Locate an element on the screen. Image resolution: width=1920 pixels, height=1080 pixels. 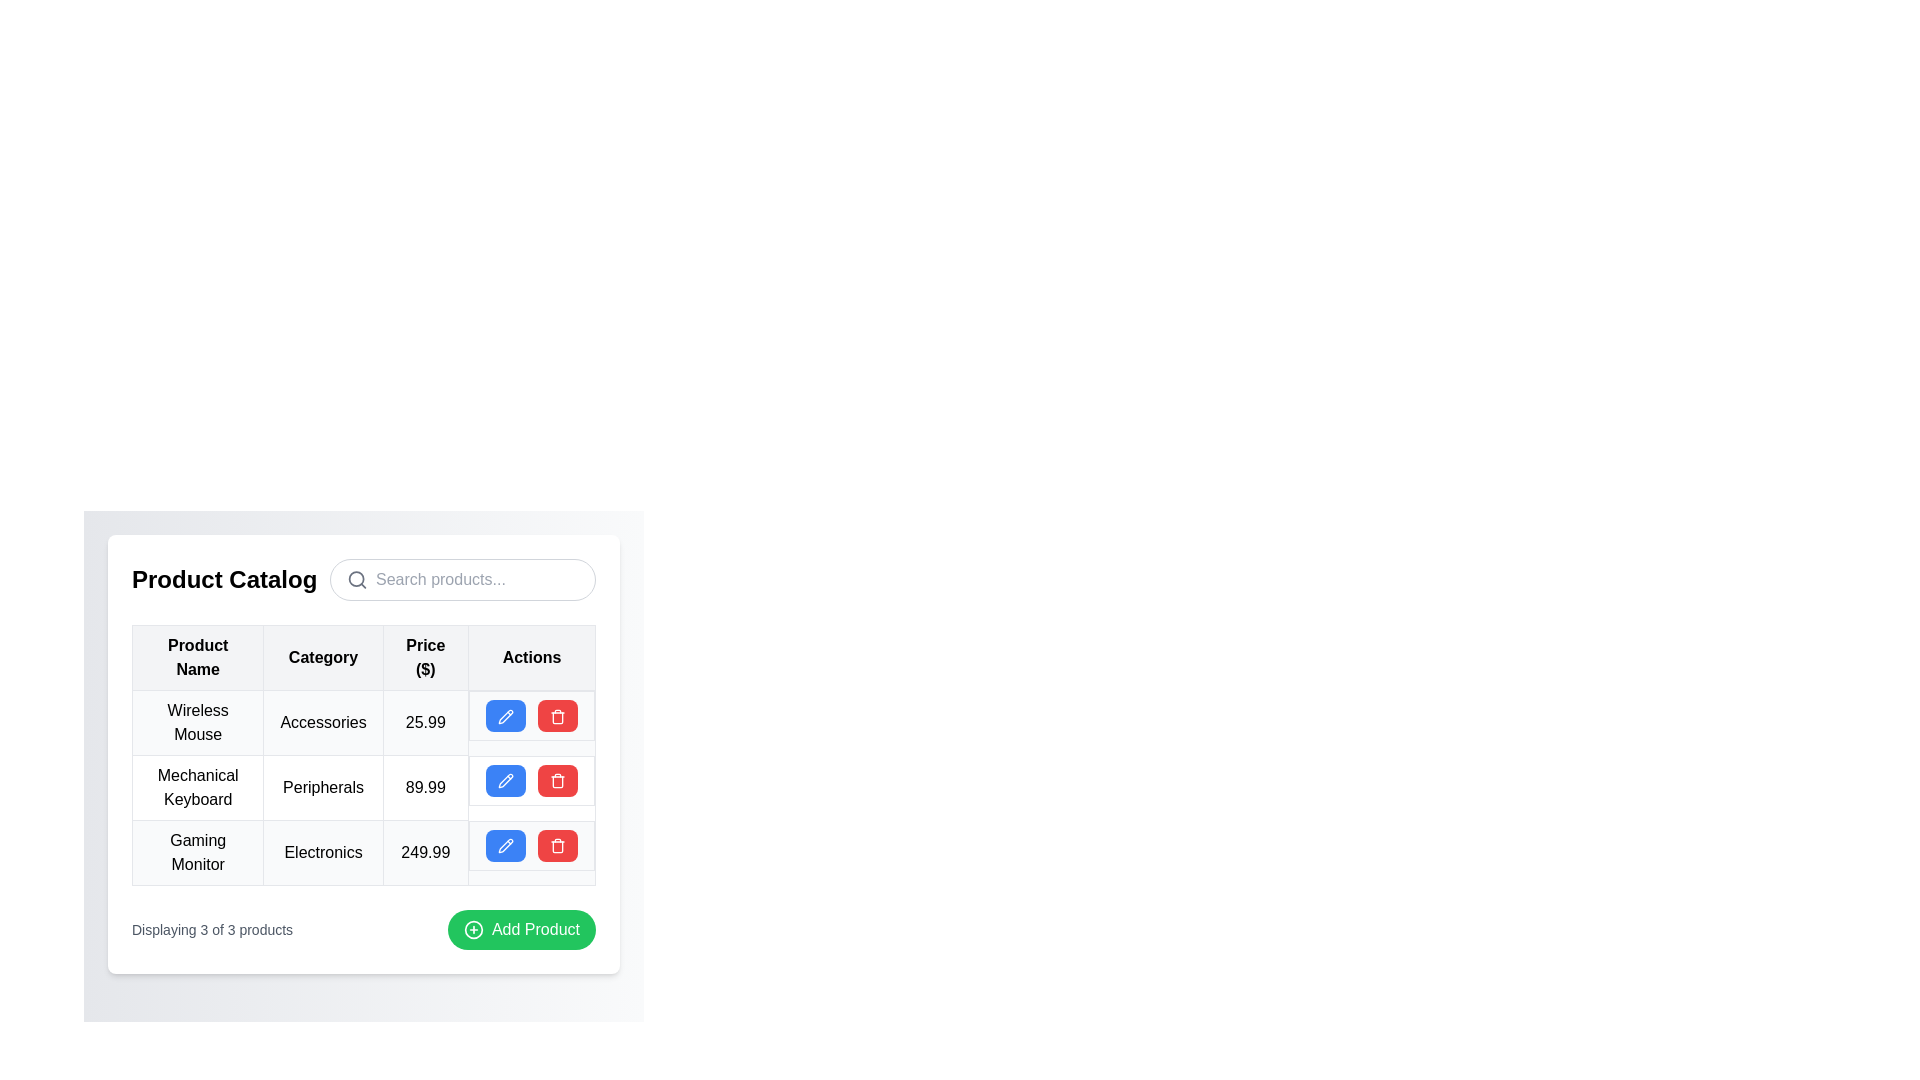
the last column header cell in the table, which indicates actions associated with each row and is located to the right of the 'Price ($)' header is located at coordinates (532, 658).